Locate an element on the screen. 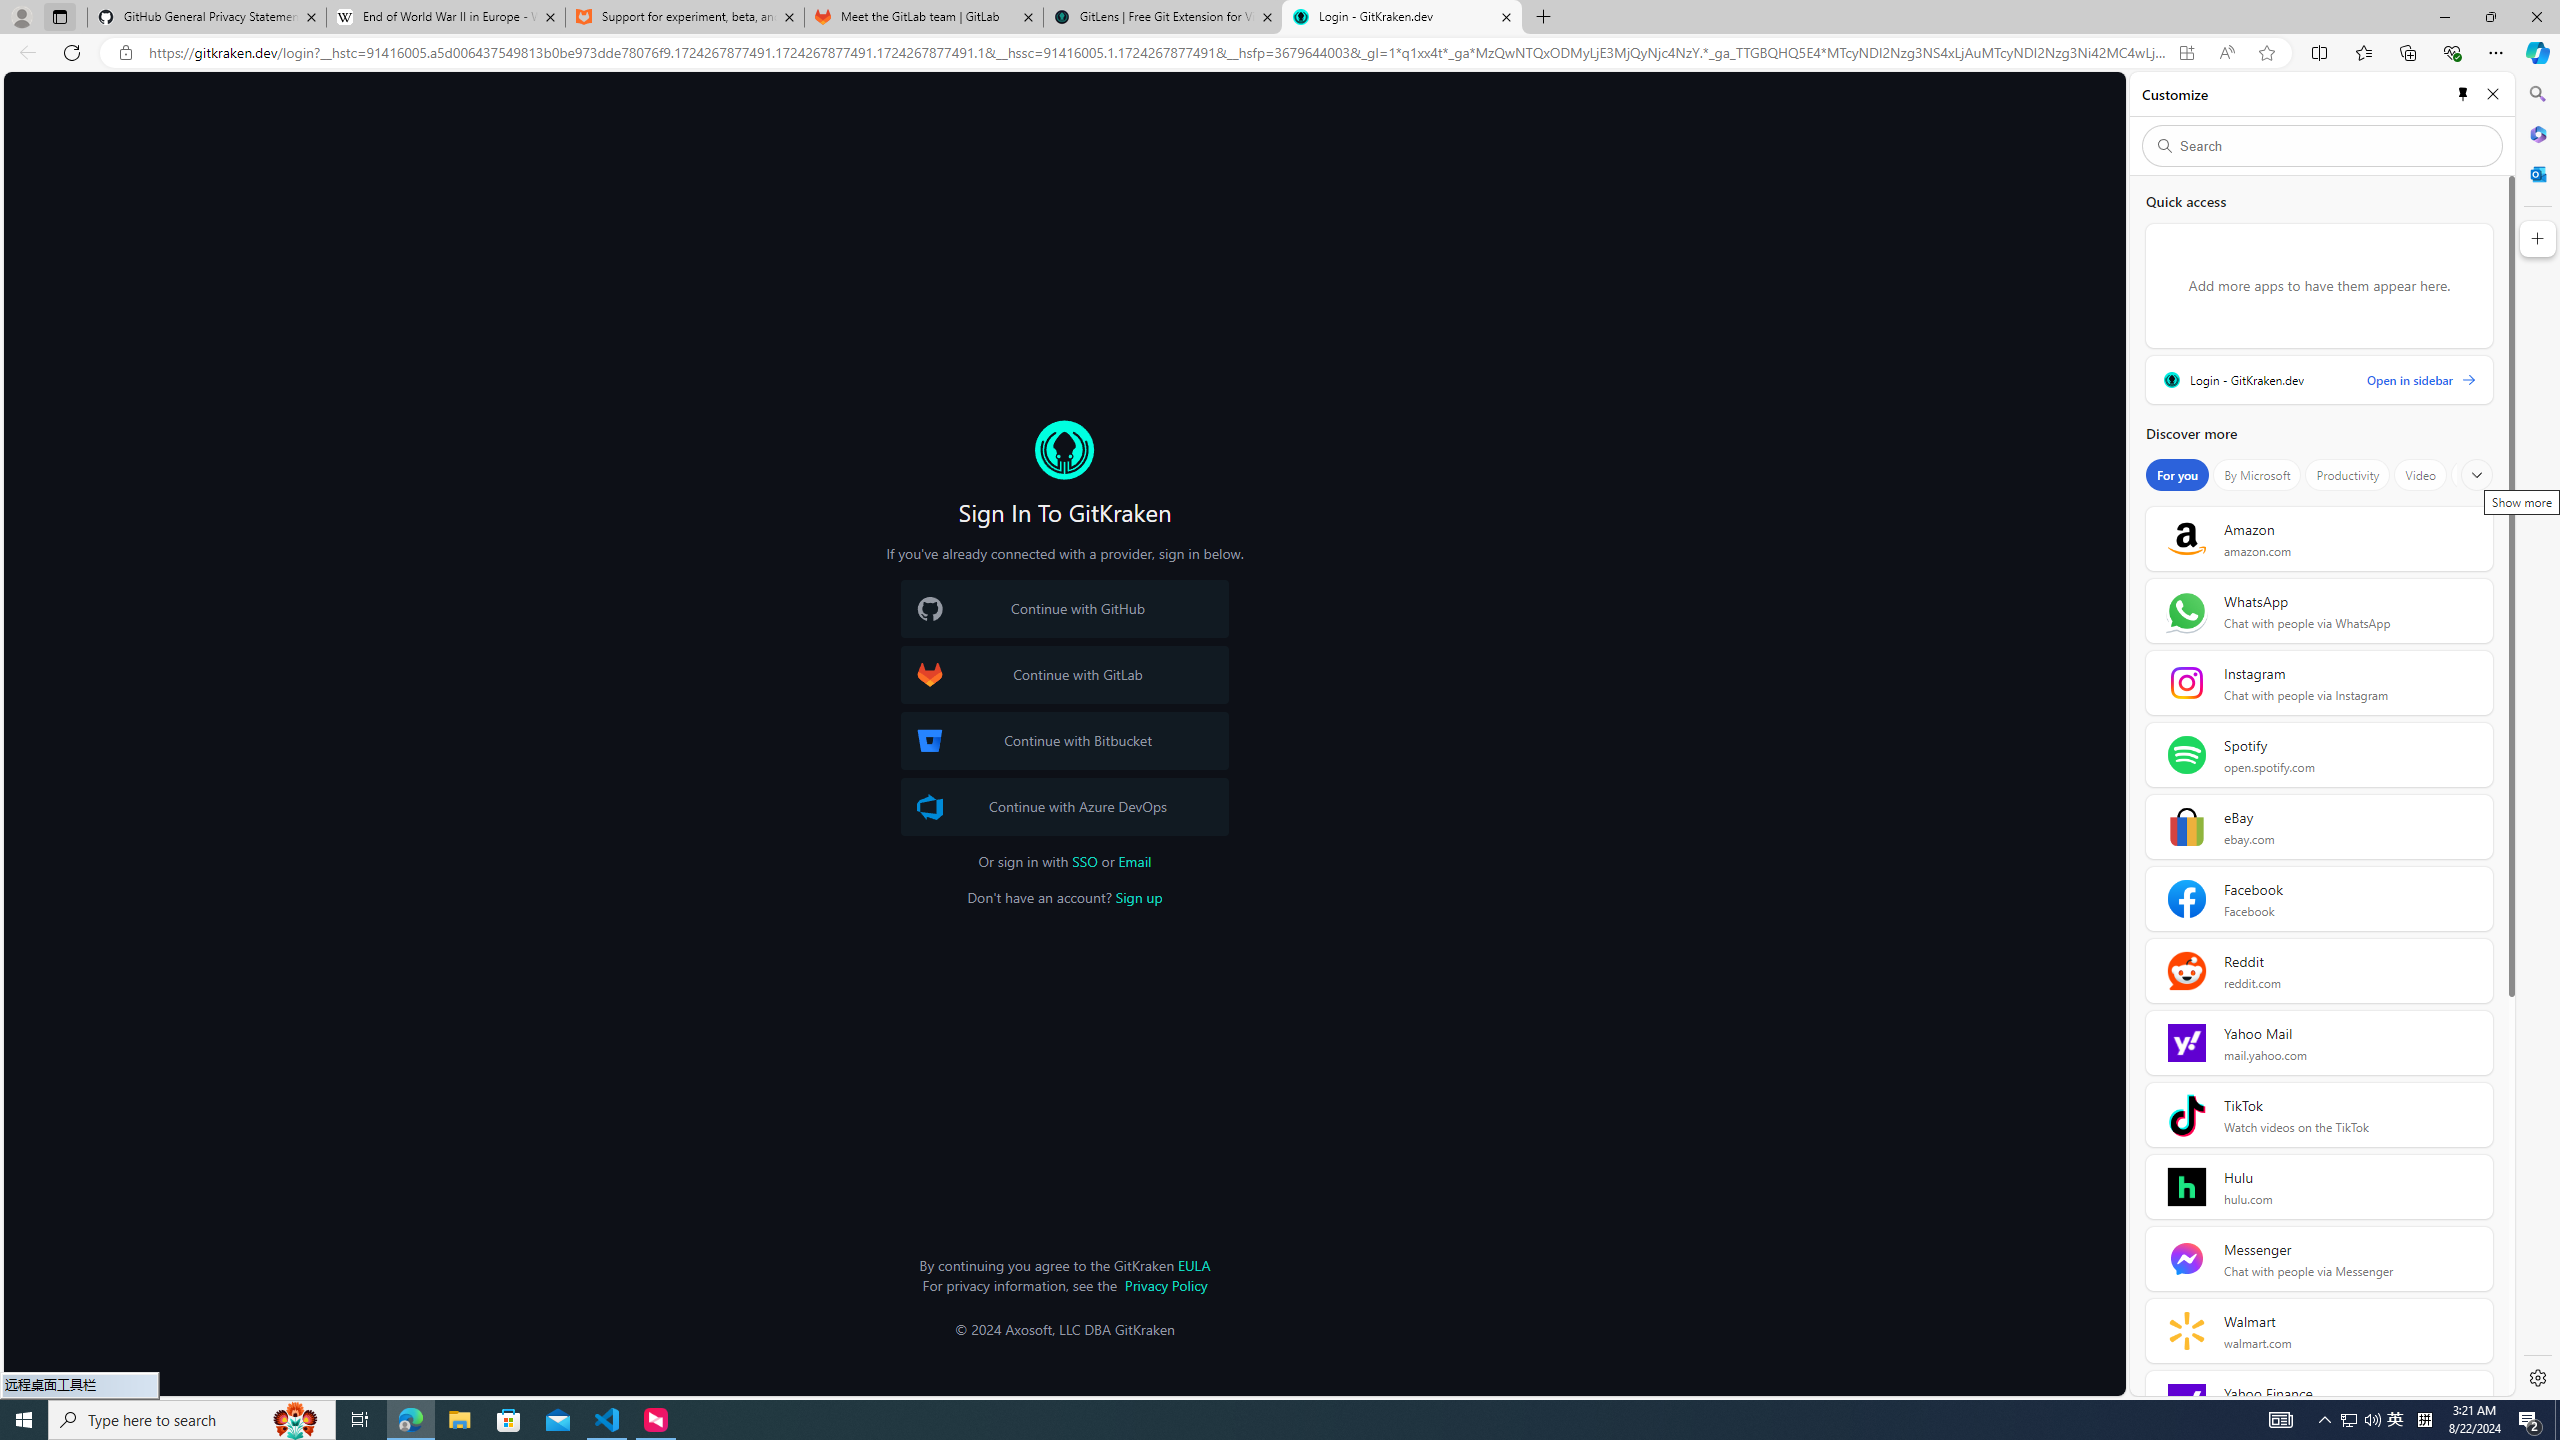 The image size is (2560, 1440). 'Email' is located at coordinates (1134, 861).